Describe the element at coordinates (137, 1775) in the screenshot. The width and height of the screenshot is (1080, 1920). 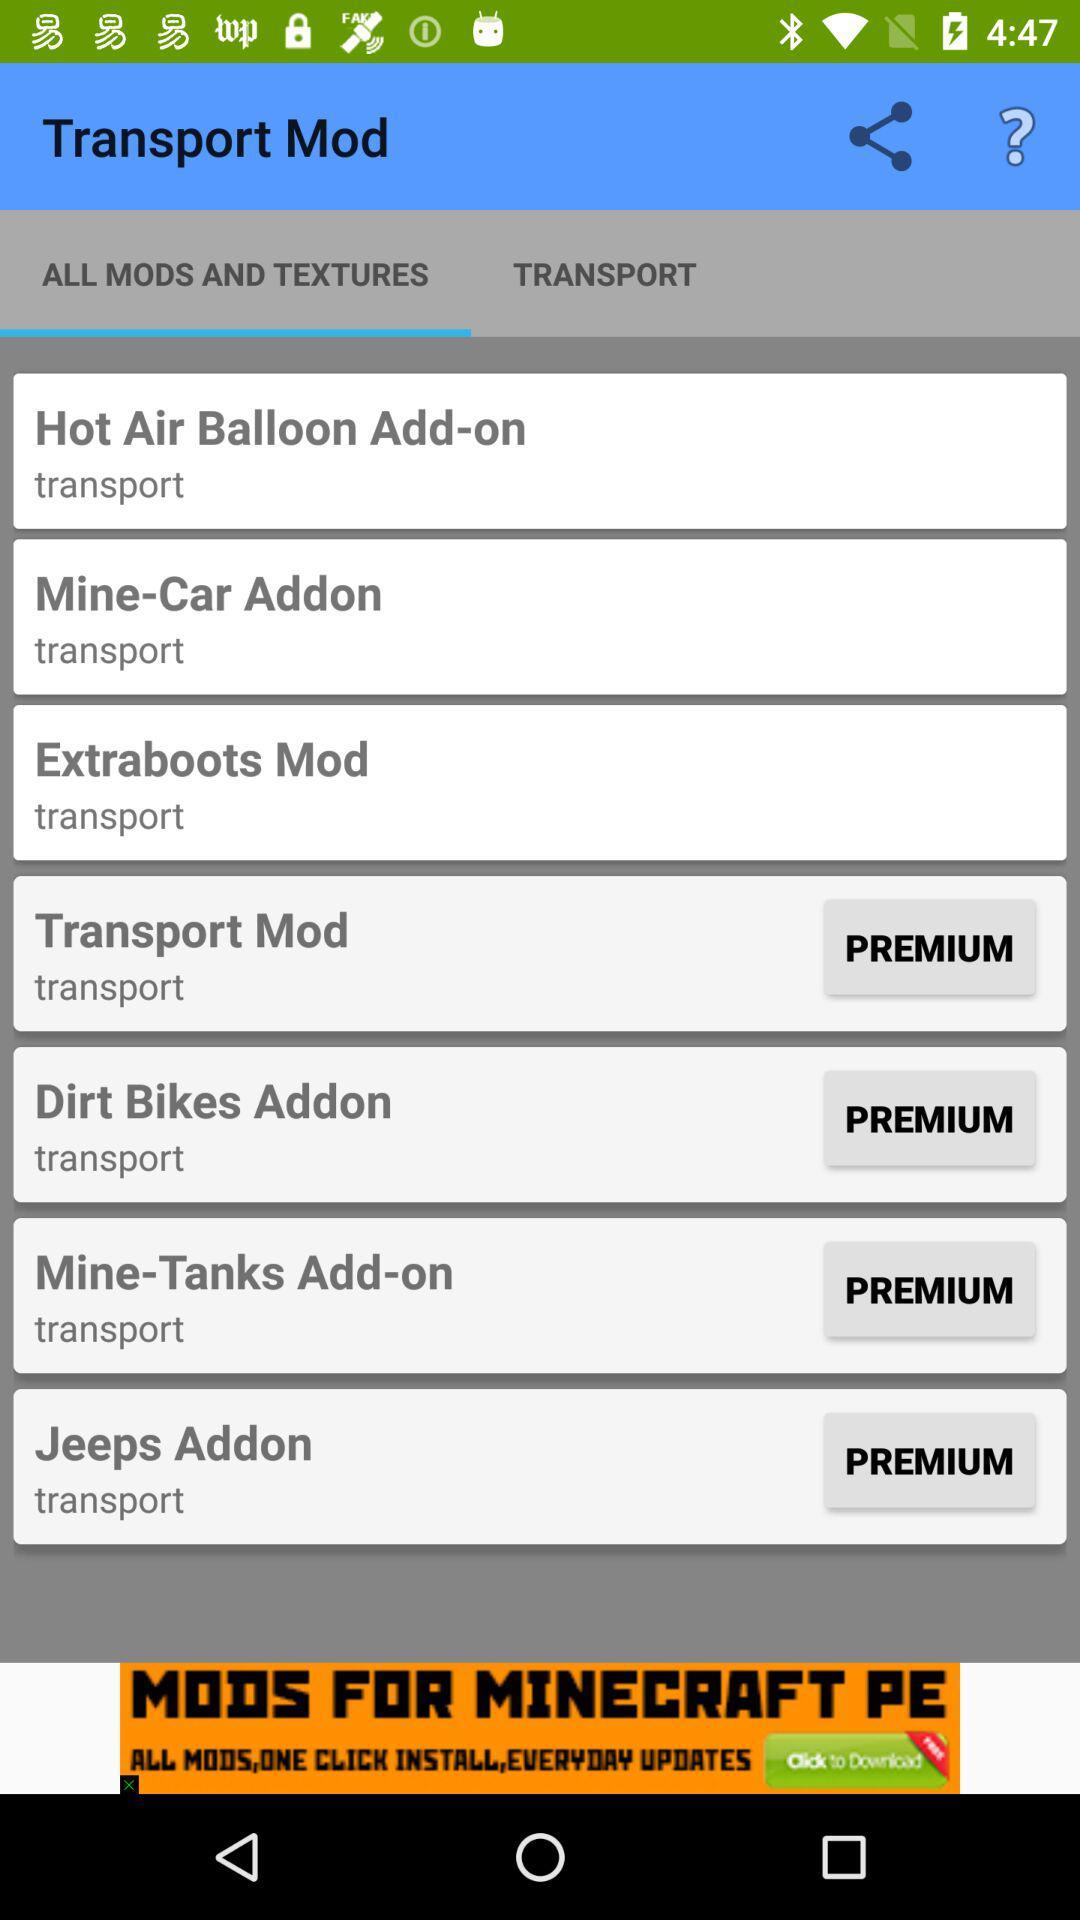
I see `the icon at the bottom left corner` at that location.